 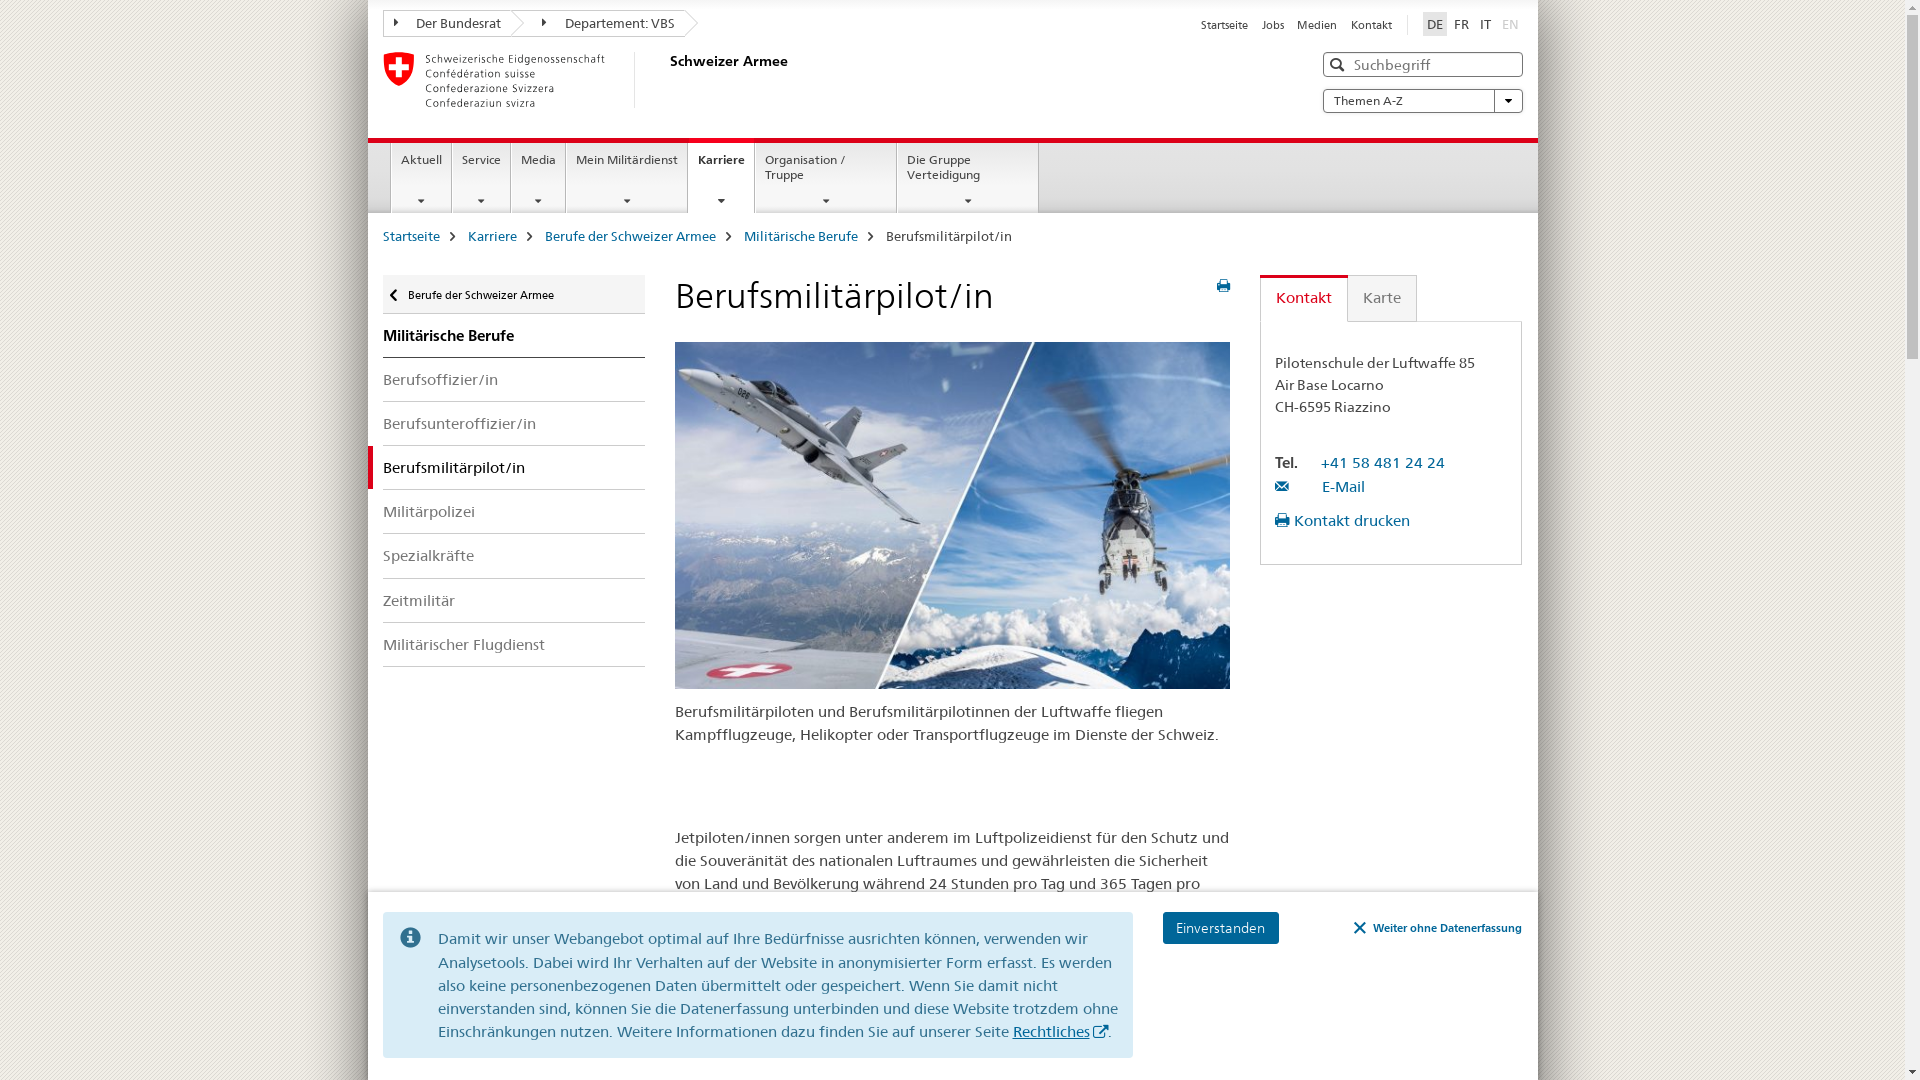 What do you see at coordinates (392, 176) in the screenshot?
I see `'Aktuell'` at bounding box center [392, 176].